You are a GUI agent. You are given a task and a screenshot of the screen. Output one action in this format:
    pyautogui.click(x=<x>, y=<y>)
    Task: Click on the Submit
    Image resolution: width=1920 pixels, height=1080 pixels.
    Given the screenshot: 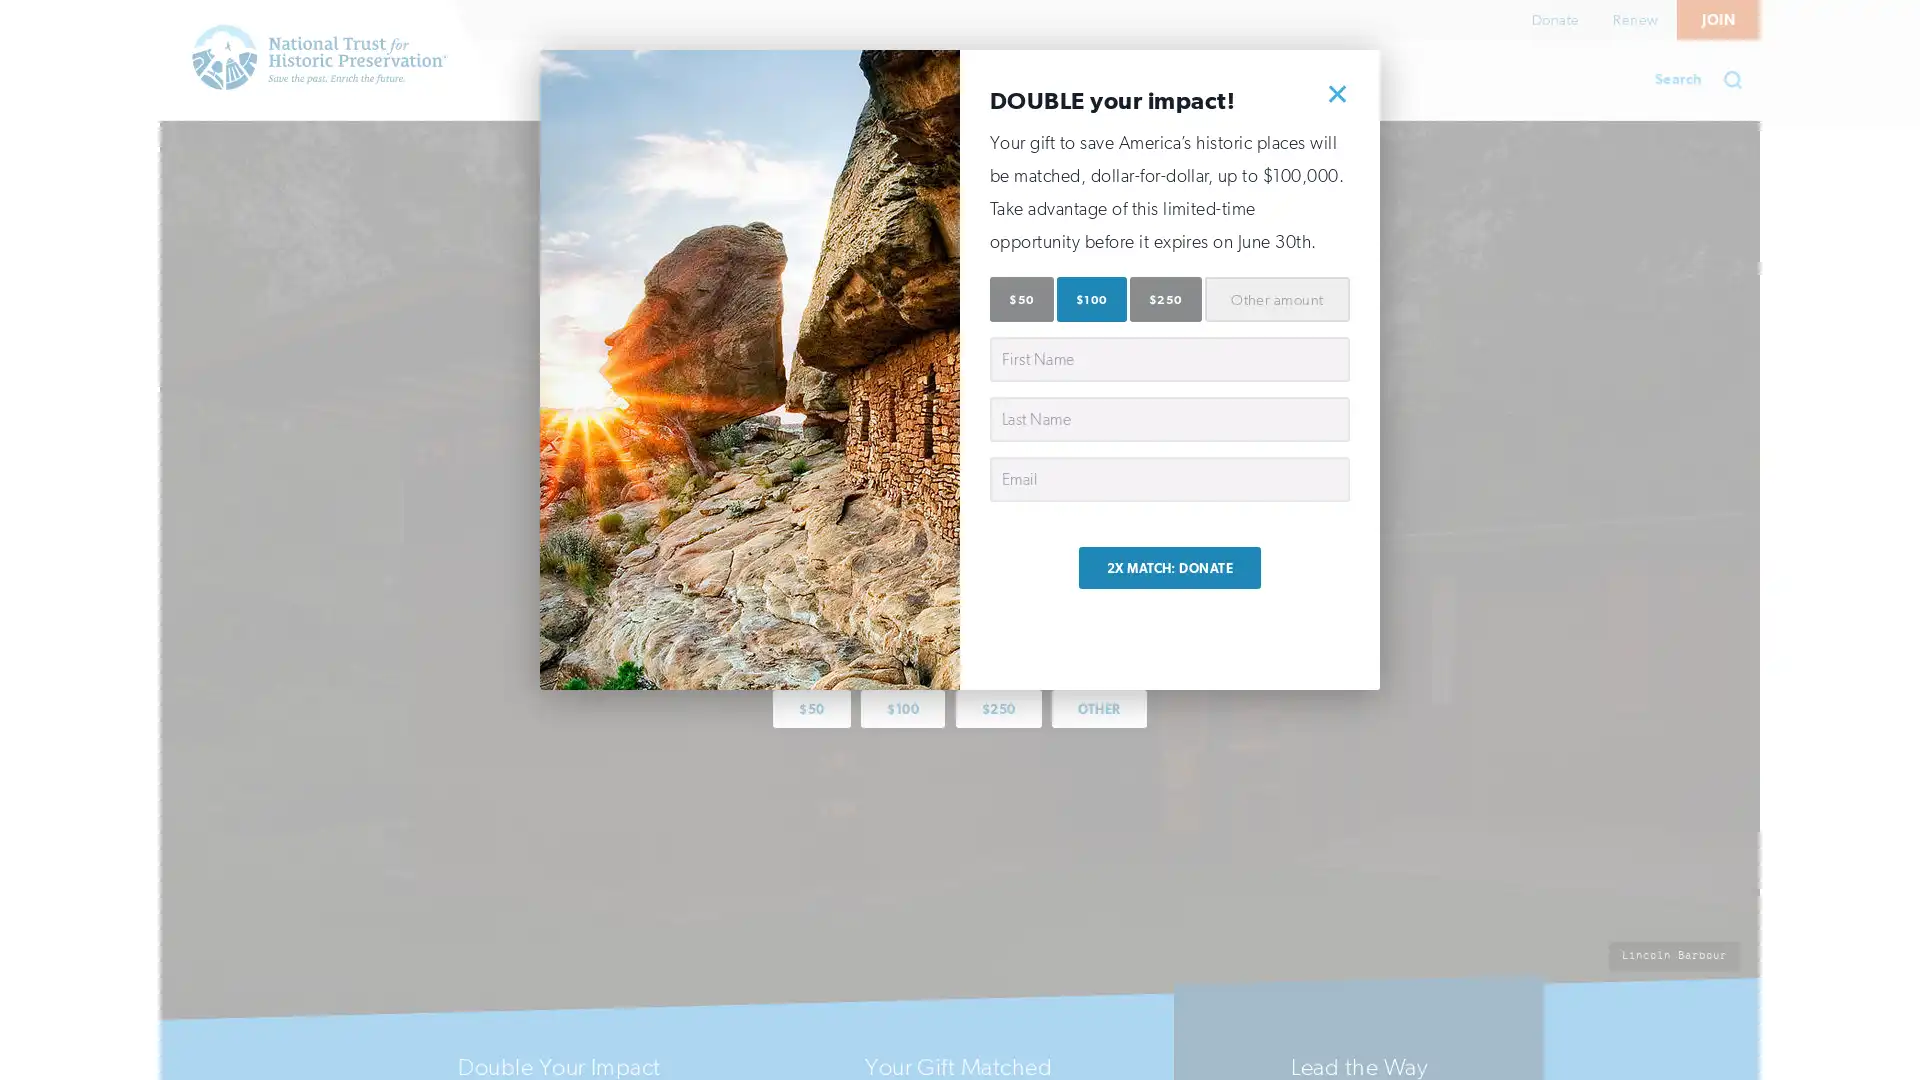 What is the action you would take?
    pyautogui.click(x=1738, y=79)
    